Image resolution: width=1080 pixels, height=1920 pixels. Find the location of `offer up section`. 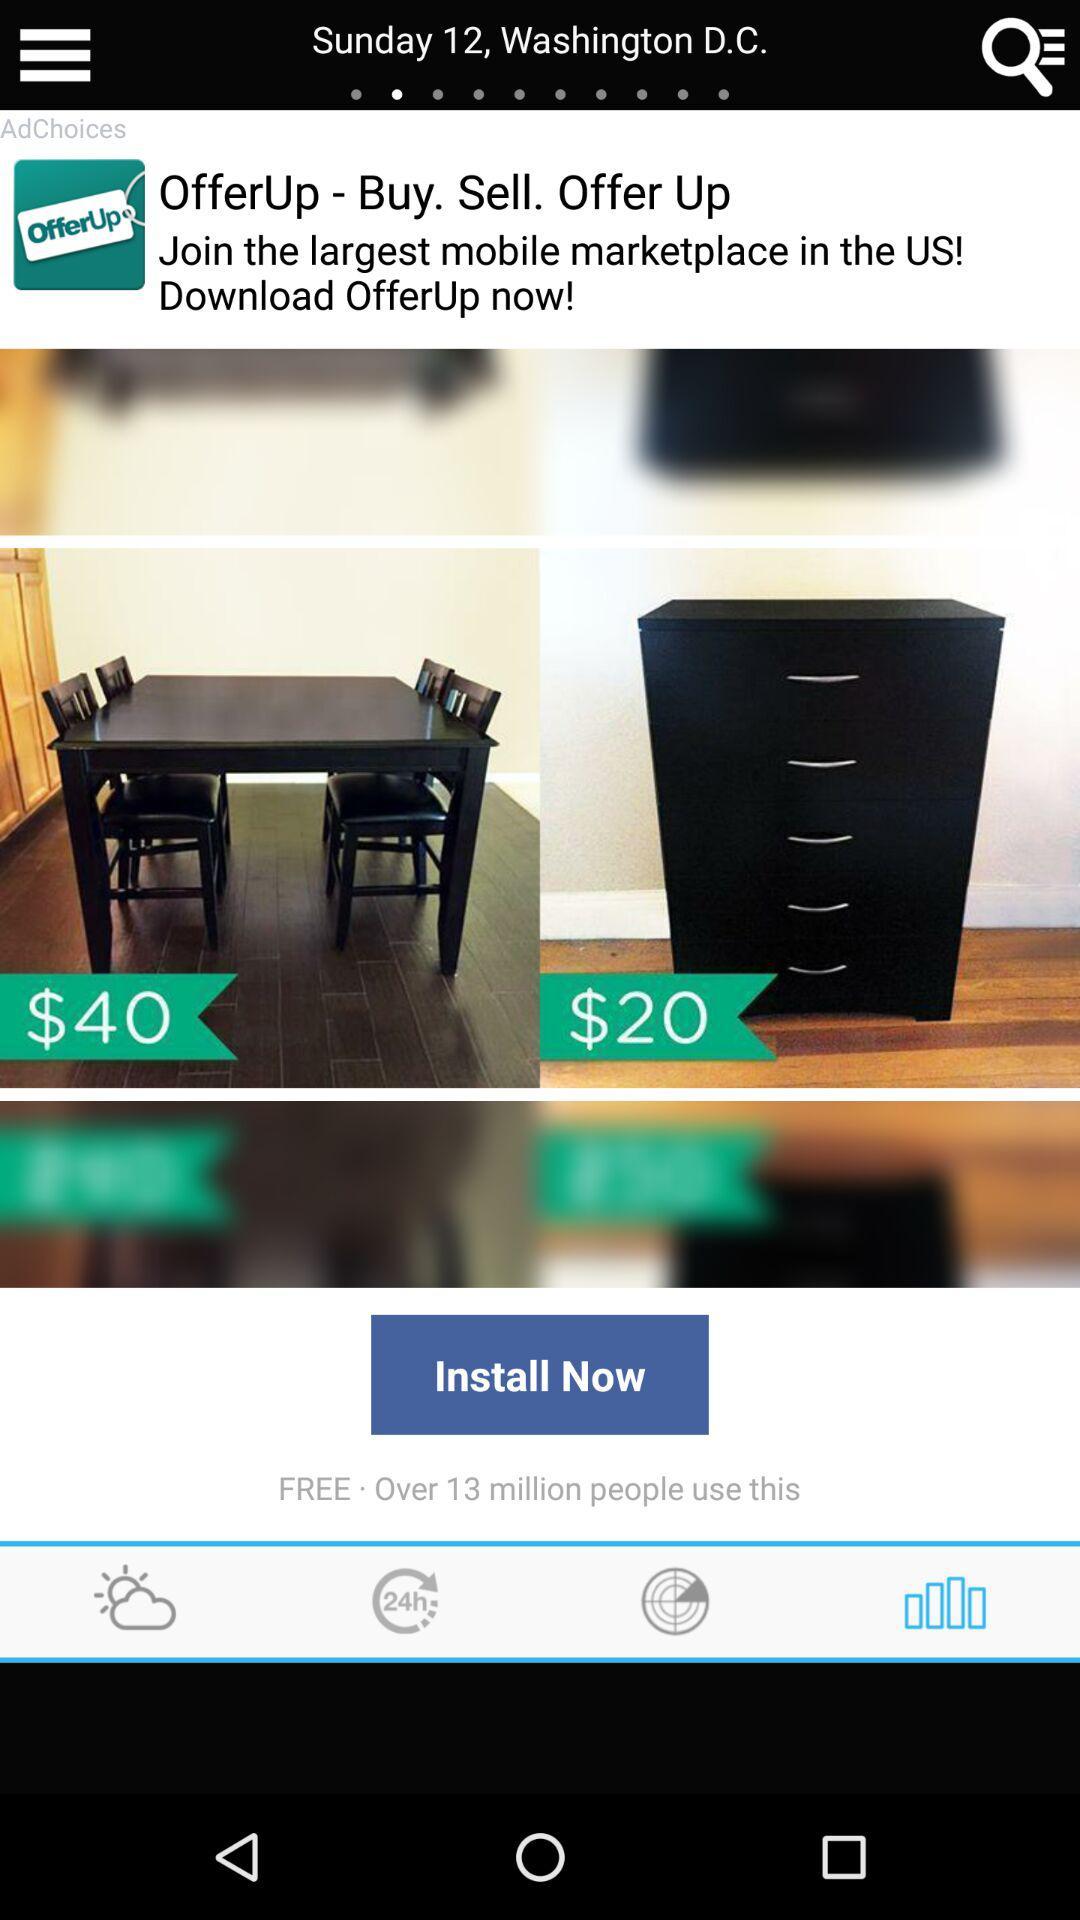

offer up section is located at coordinates (78, 224).